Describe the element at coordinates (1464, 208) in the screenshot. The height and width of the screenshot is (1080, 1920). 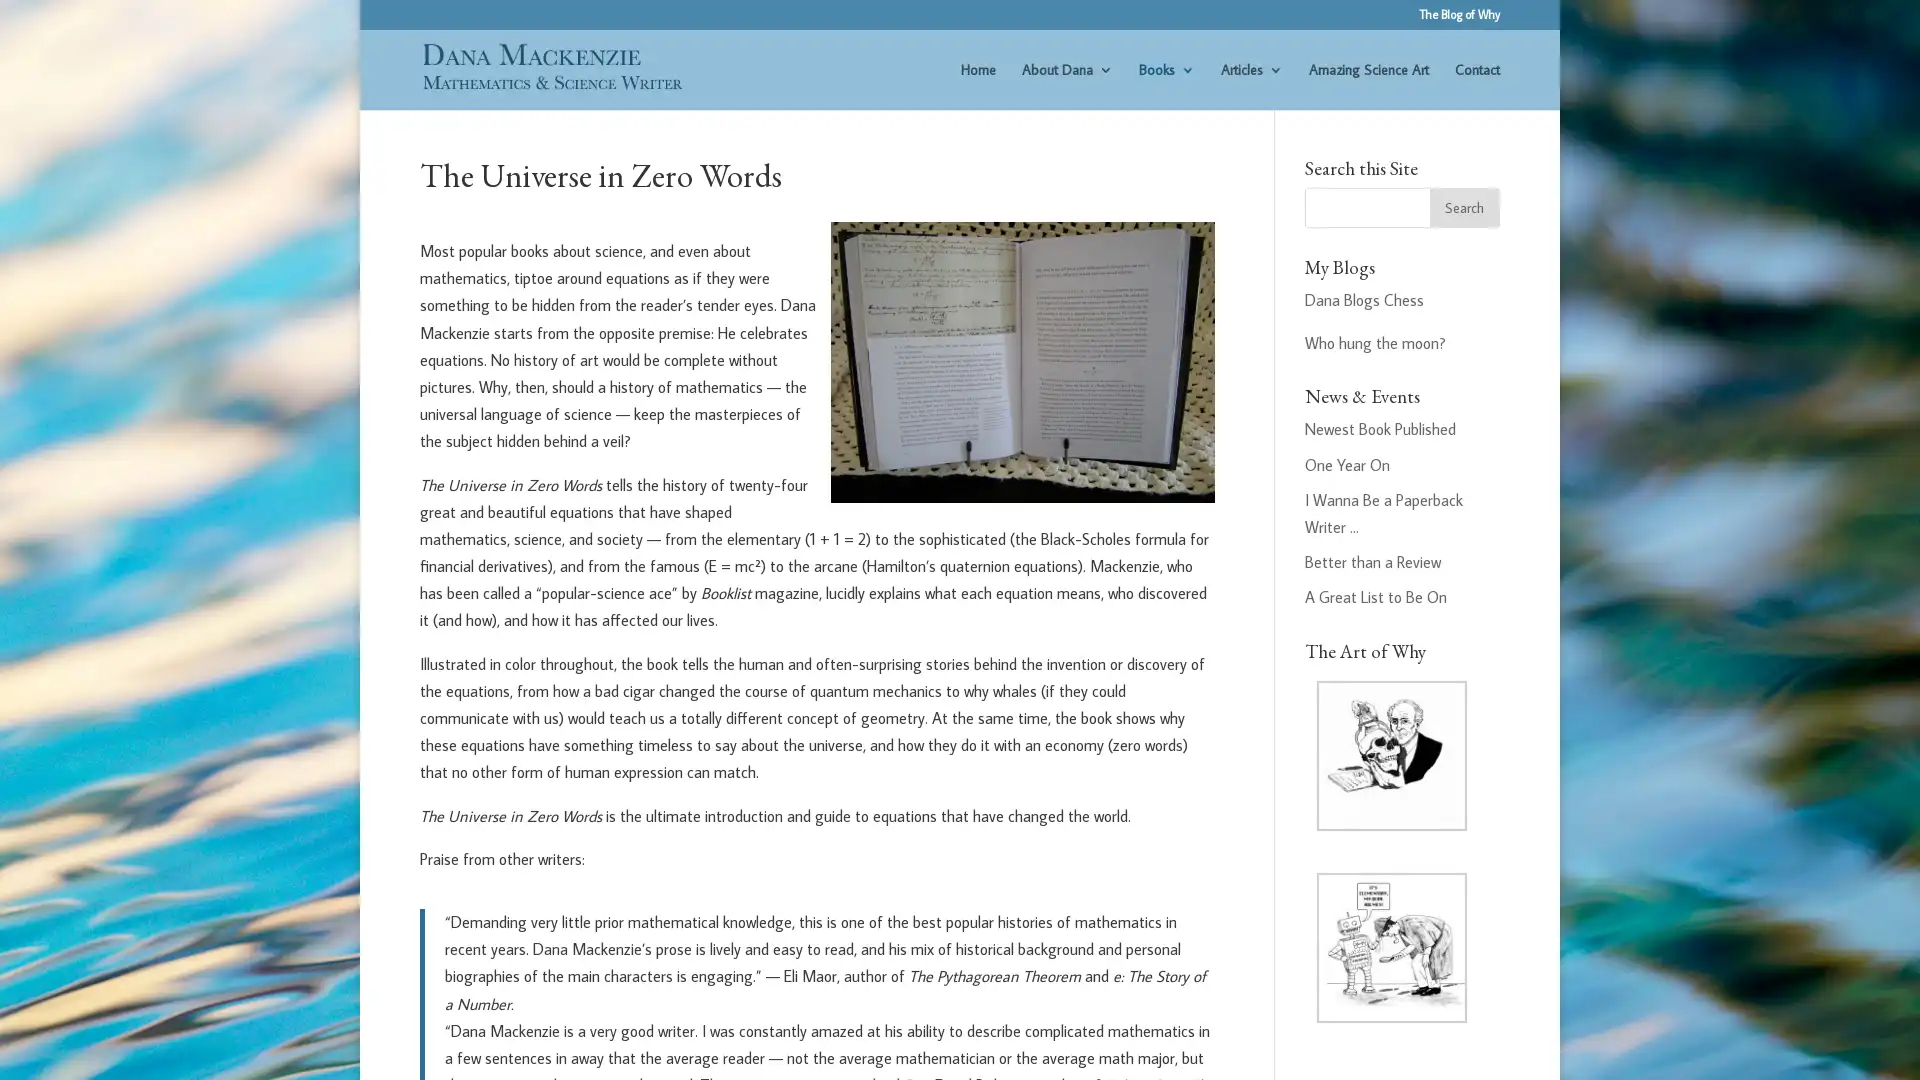
I see `Search` at that location.